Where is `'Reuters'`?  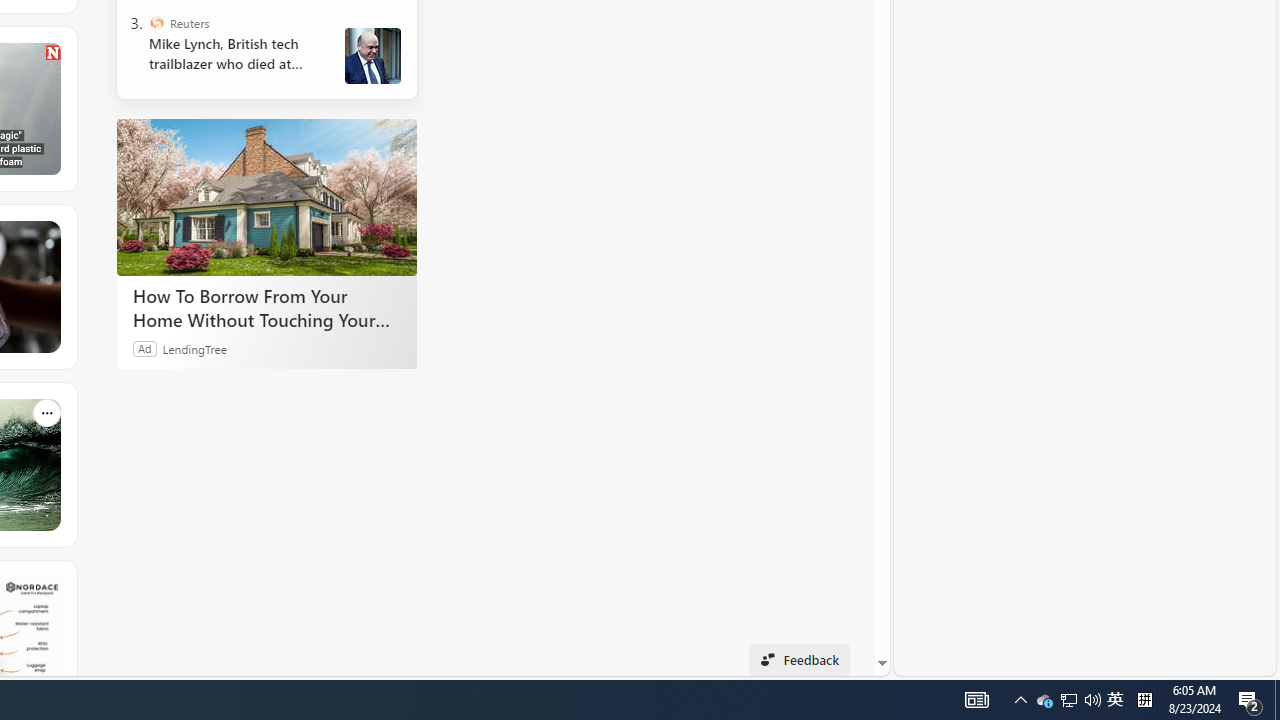
'Reuters' is located at coordinates (155, 23).